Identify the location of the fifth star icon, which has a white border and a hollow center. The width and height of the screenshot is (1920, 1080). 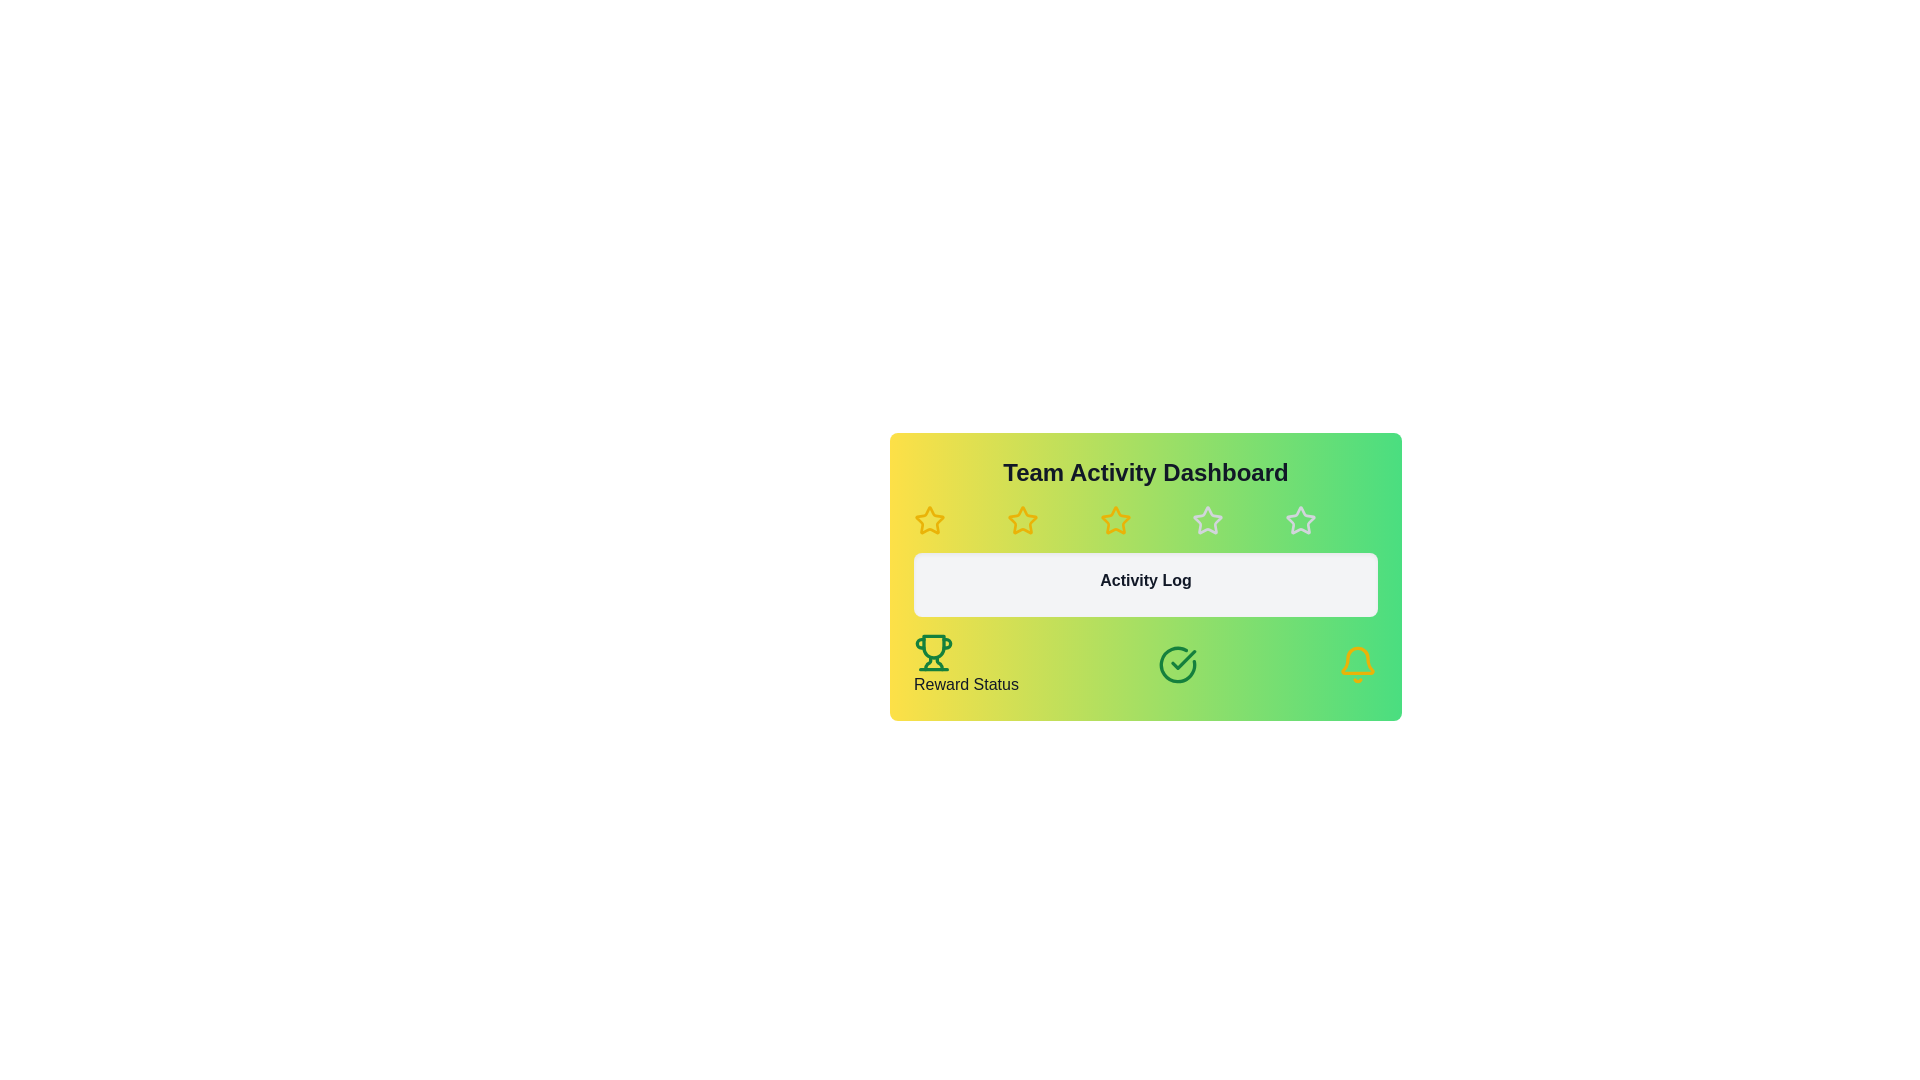
(1300, 519).